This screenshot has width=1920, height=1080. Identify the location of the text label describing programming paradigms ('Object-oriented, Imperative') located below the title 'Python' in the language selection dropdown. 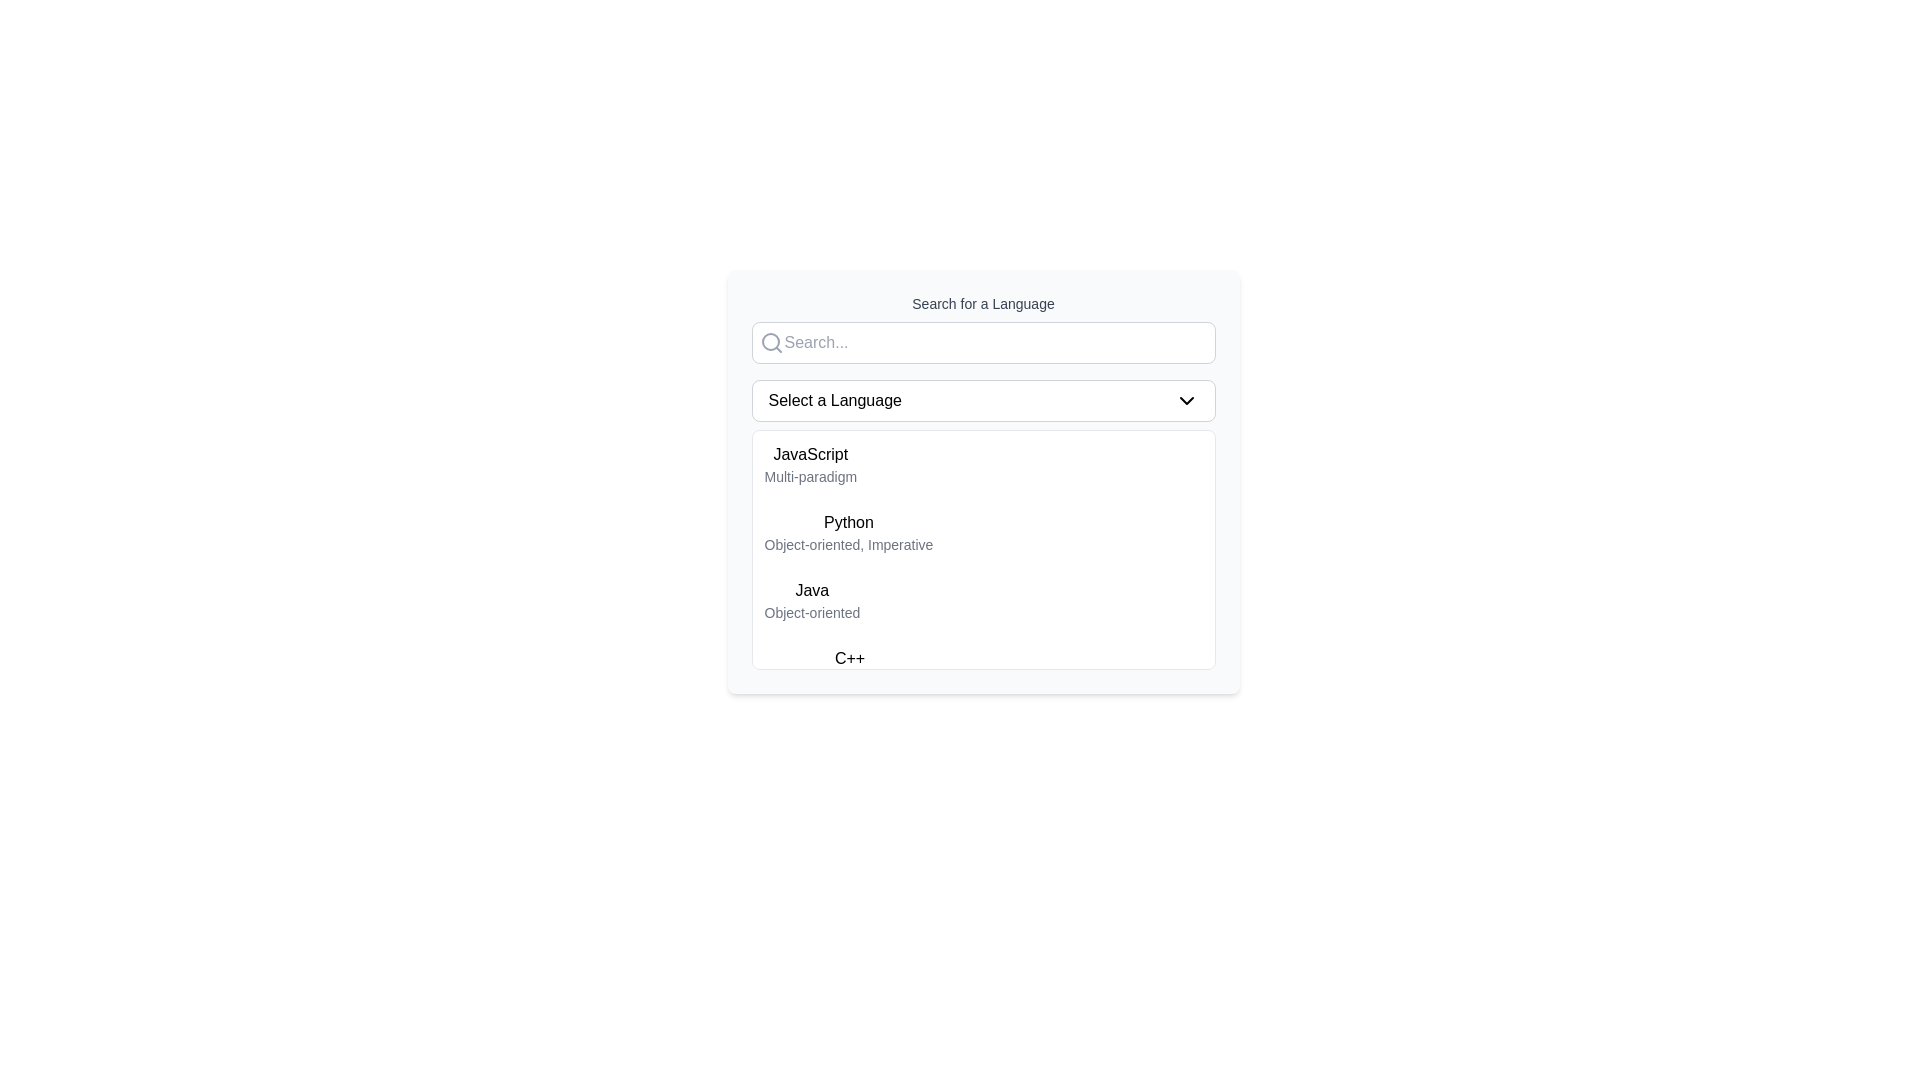
(849, 544).